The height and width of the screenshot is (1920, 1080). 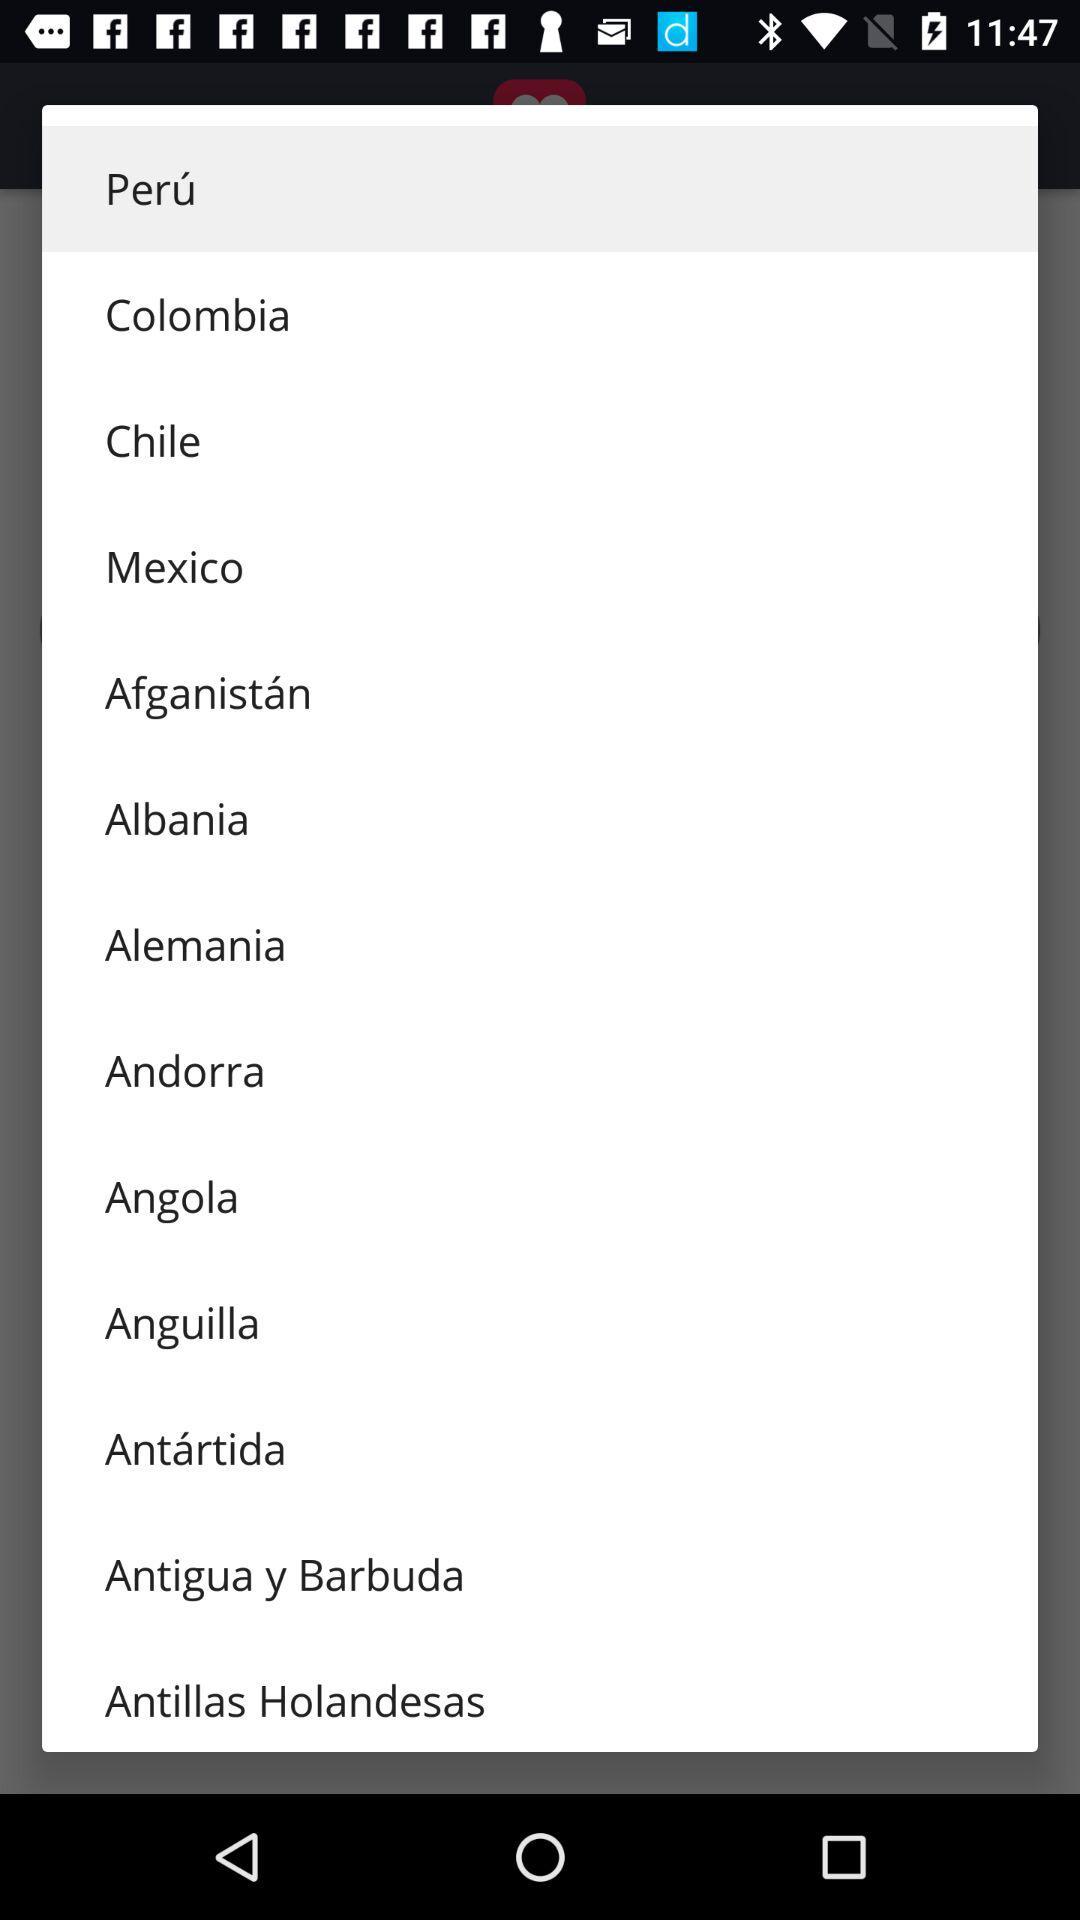 What do you see at coordinates (540, 188) in the screenshot?
I see `icon above colombia item` at bounding box center [540, 188].